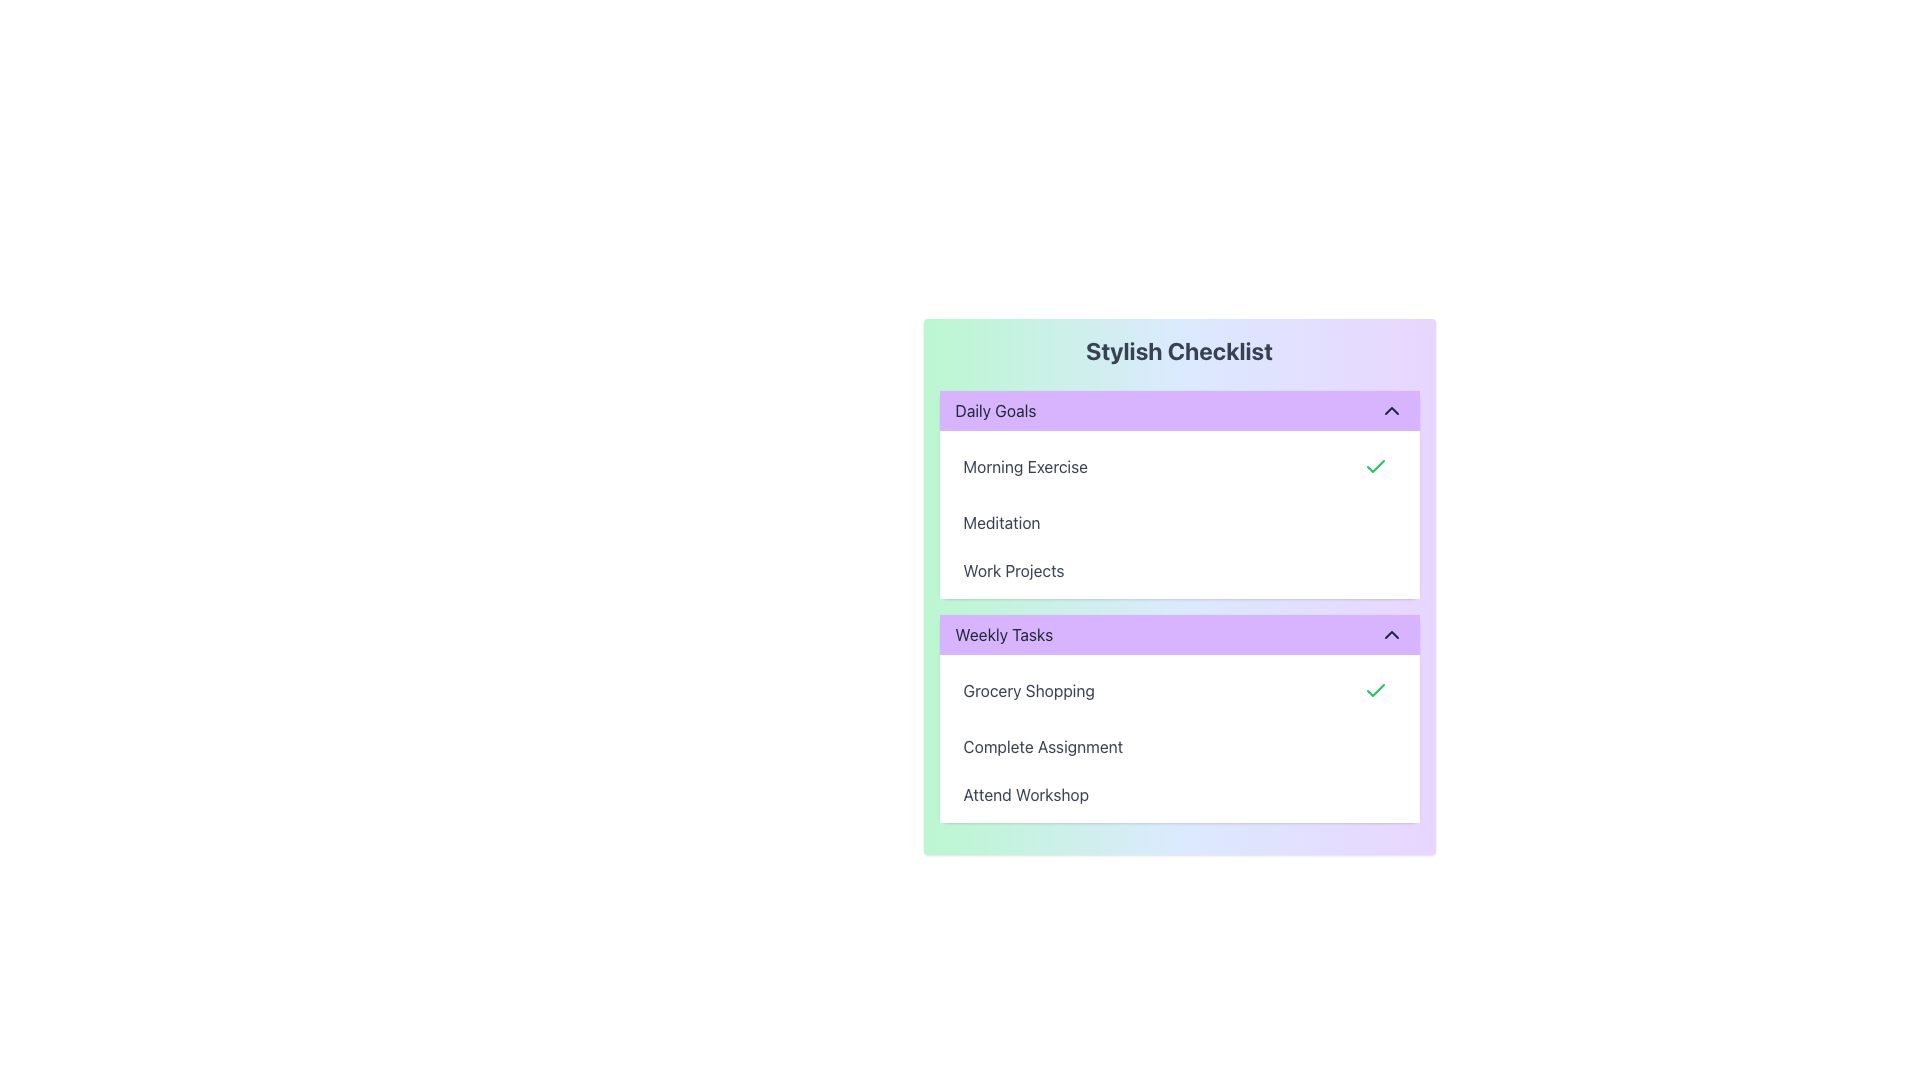  Describe the element at coordinates (1374, 689) in the screenshot. I see `the completion toggle button located at the far right of the 'Grocery Shopping' row in the 'Weekly Tasks' section to mark the task as done or undone` at that location.